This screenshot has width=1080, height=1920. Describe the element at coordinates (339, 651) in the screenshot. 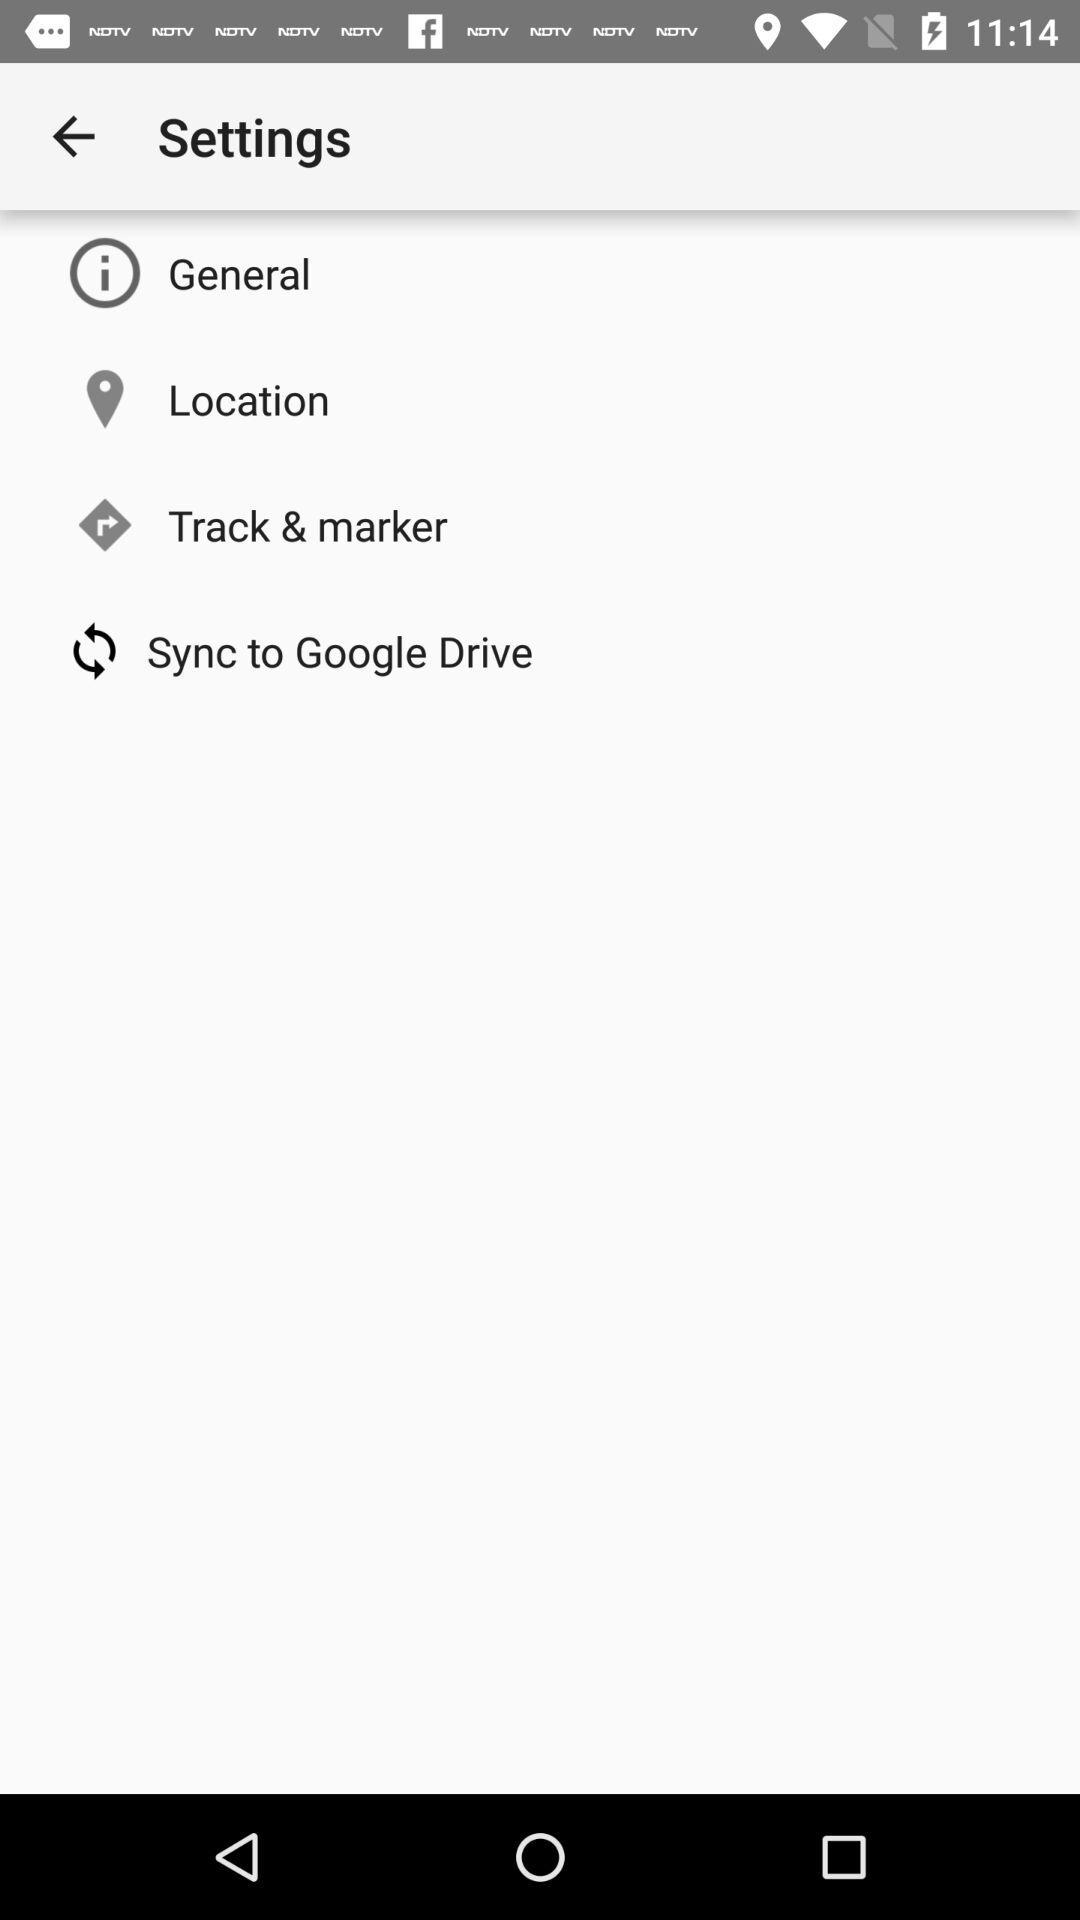

I see `sync to google` at that location.